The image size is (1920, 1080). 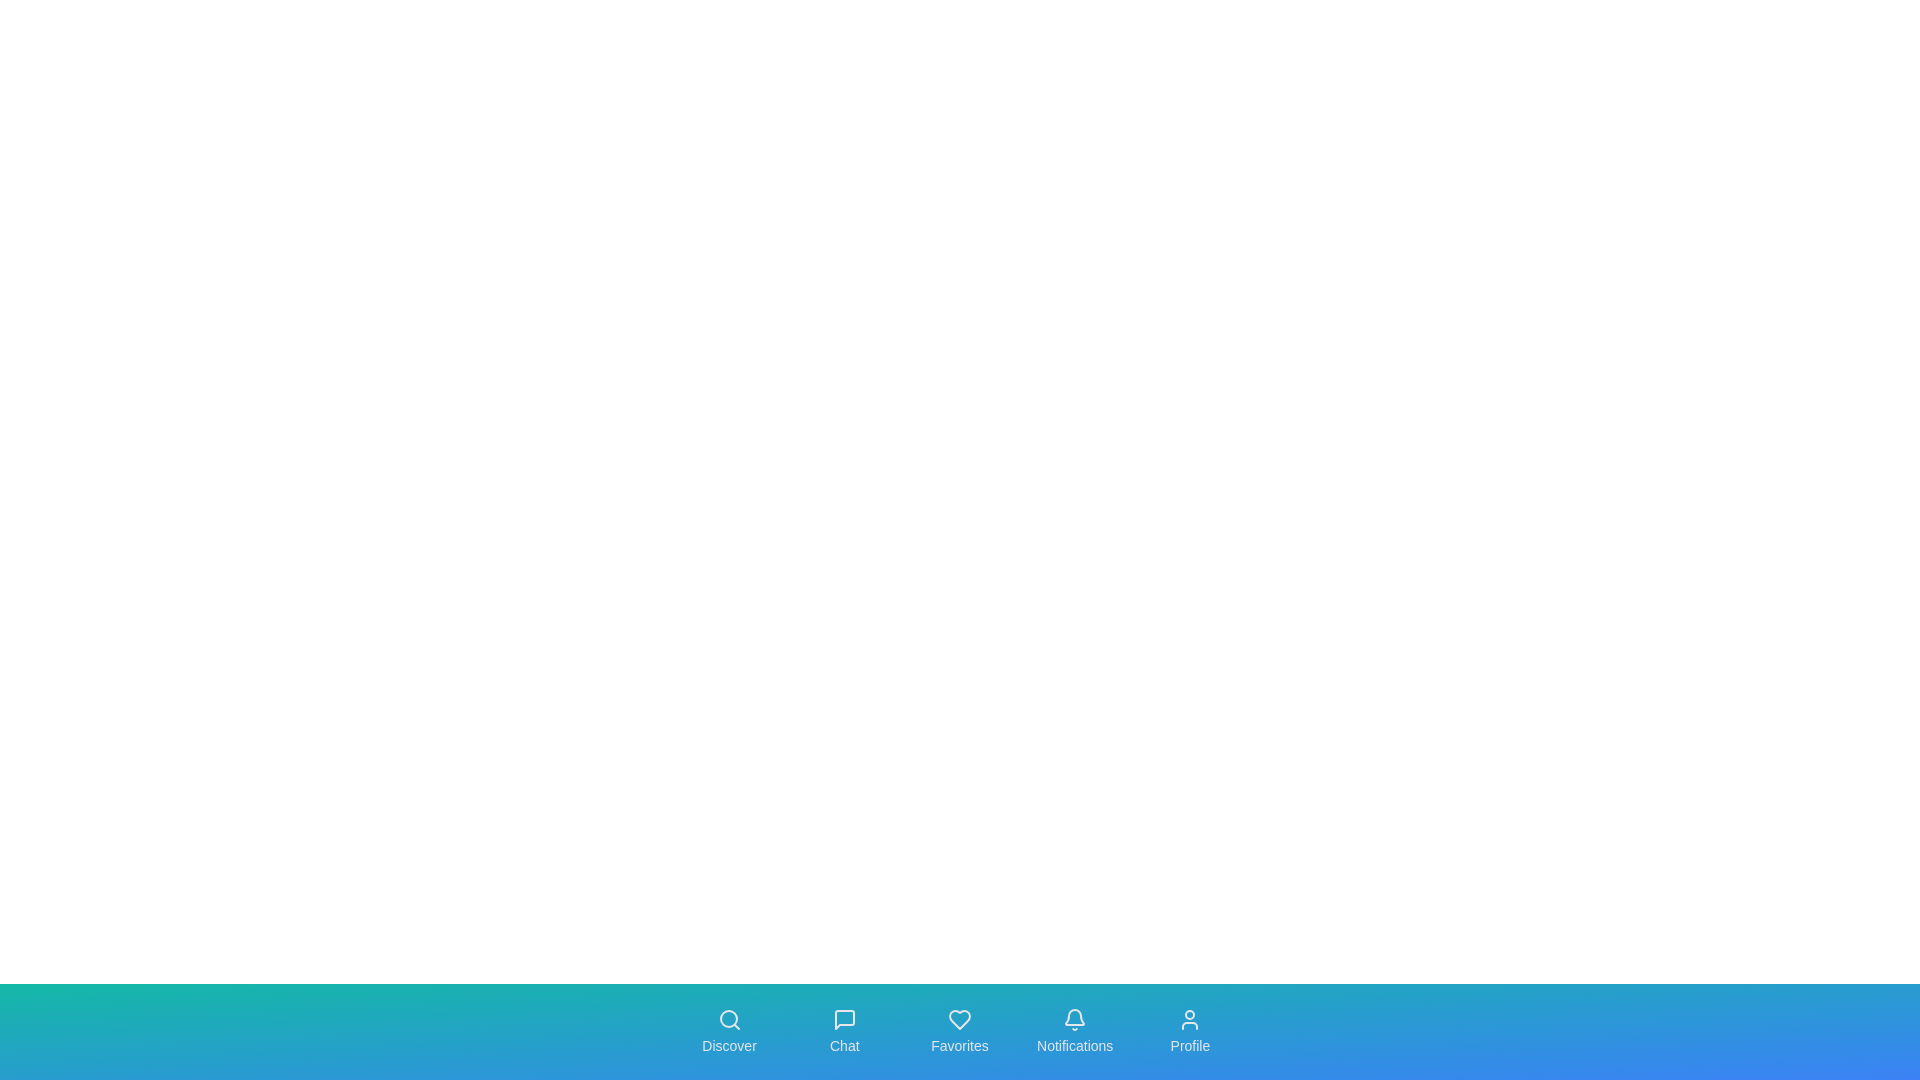 What do you see at coordinates (1190, 1032) in the screenshot?
I see `the navigation tab labeled Profile` at bounding box center [1190, 1032].